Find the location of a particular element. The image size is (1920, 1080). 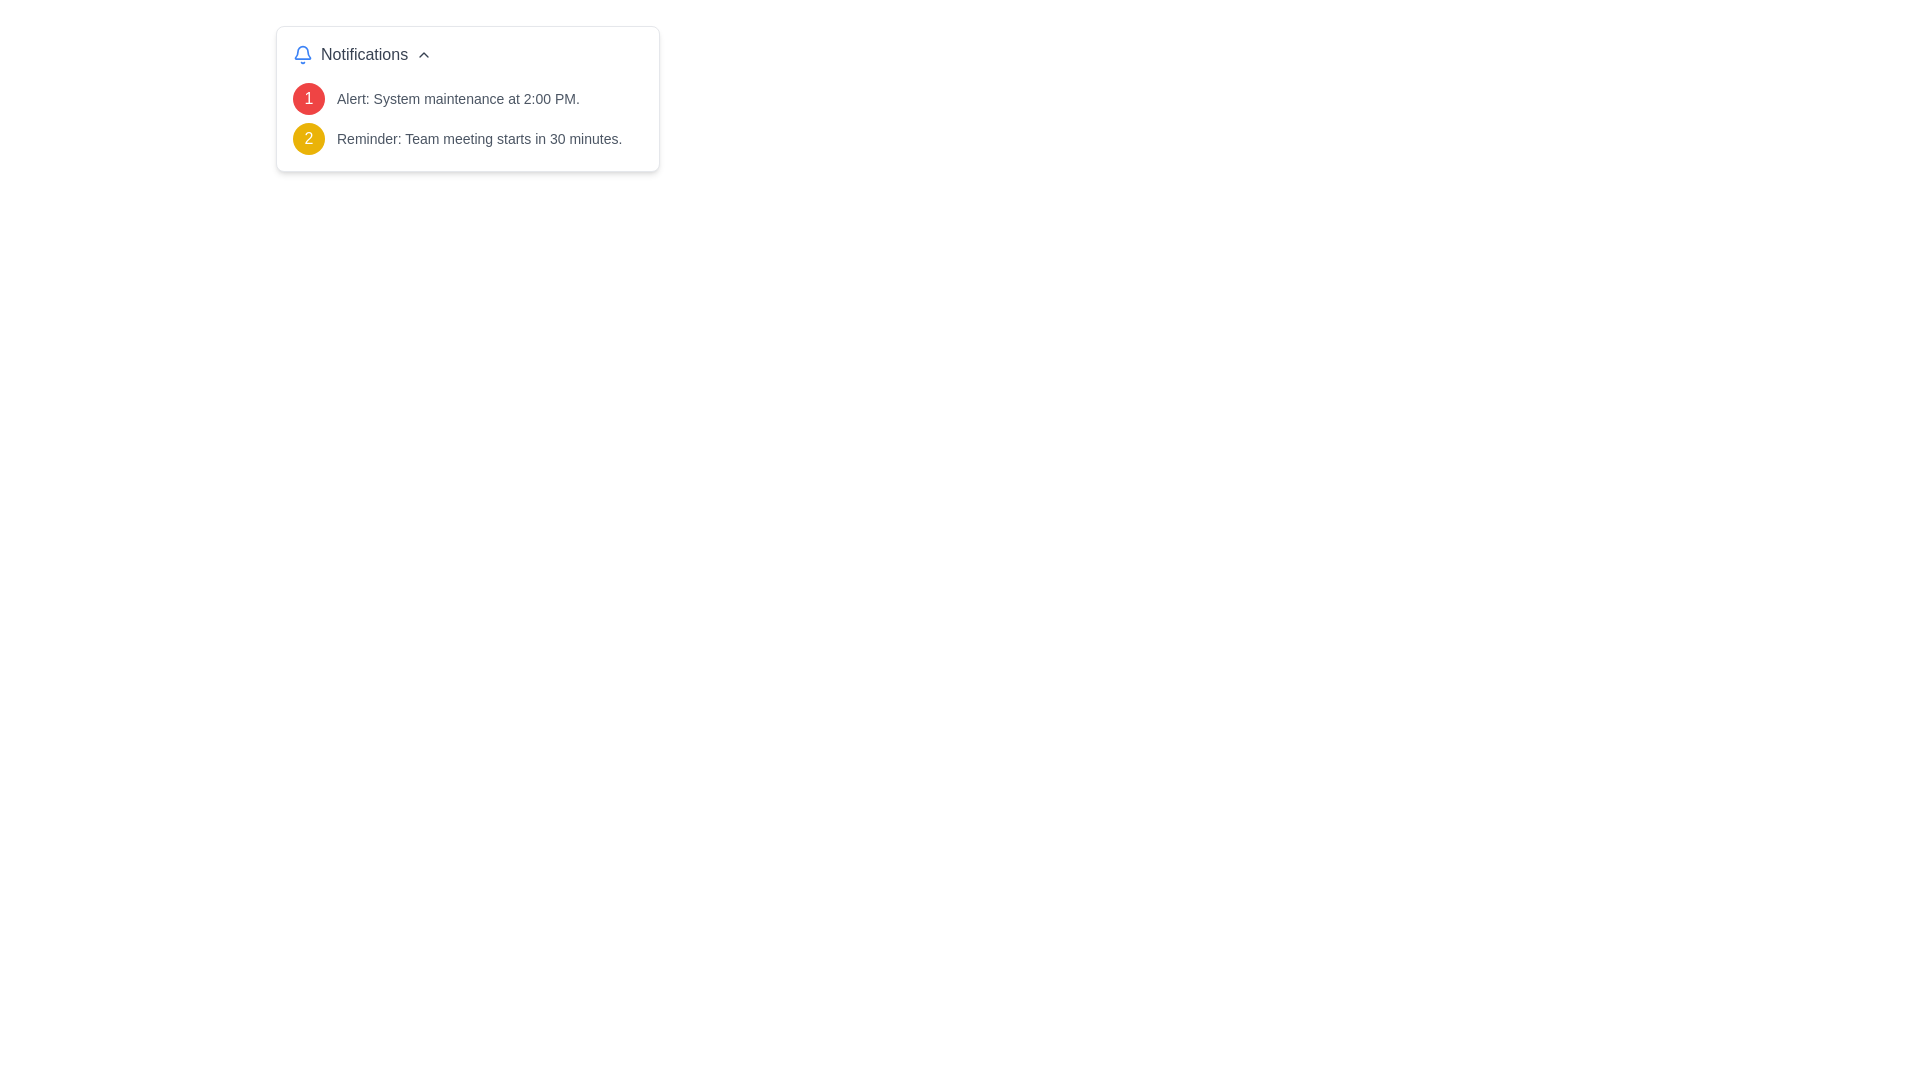

the notification item displaying a yellow circular badge with the number '2' and the text 'Reminder: Team meeting starts in 30 minutes.' is located at coordinates (466, 137).